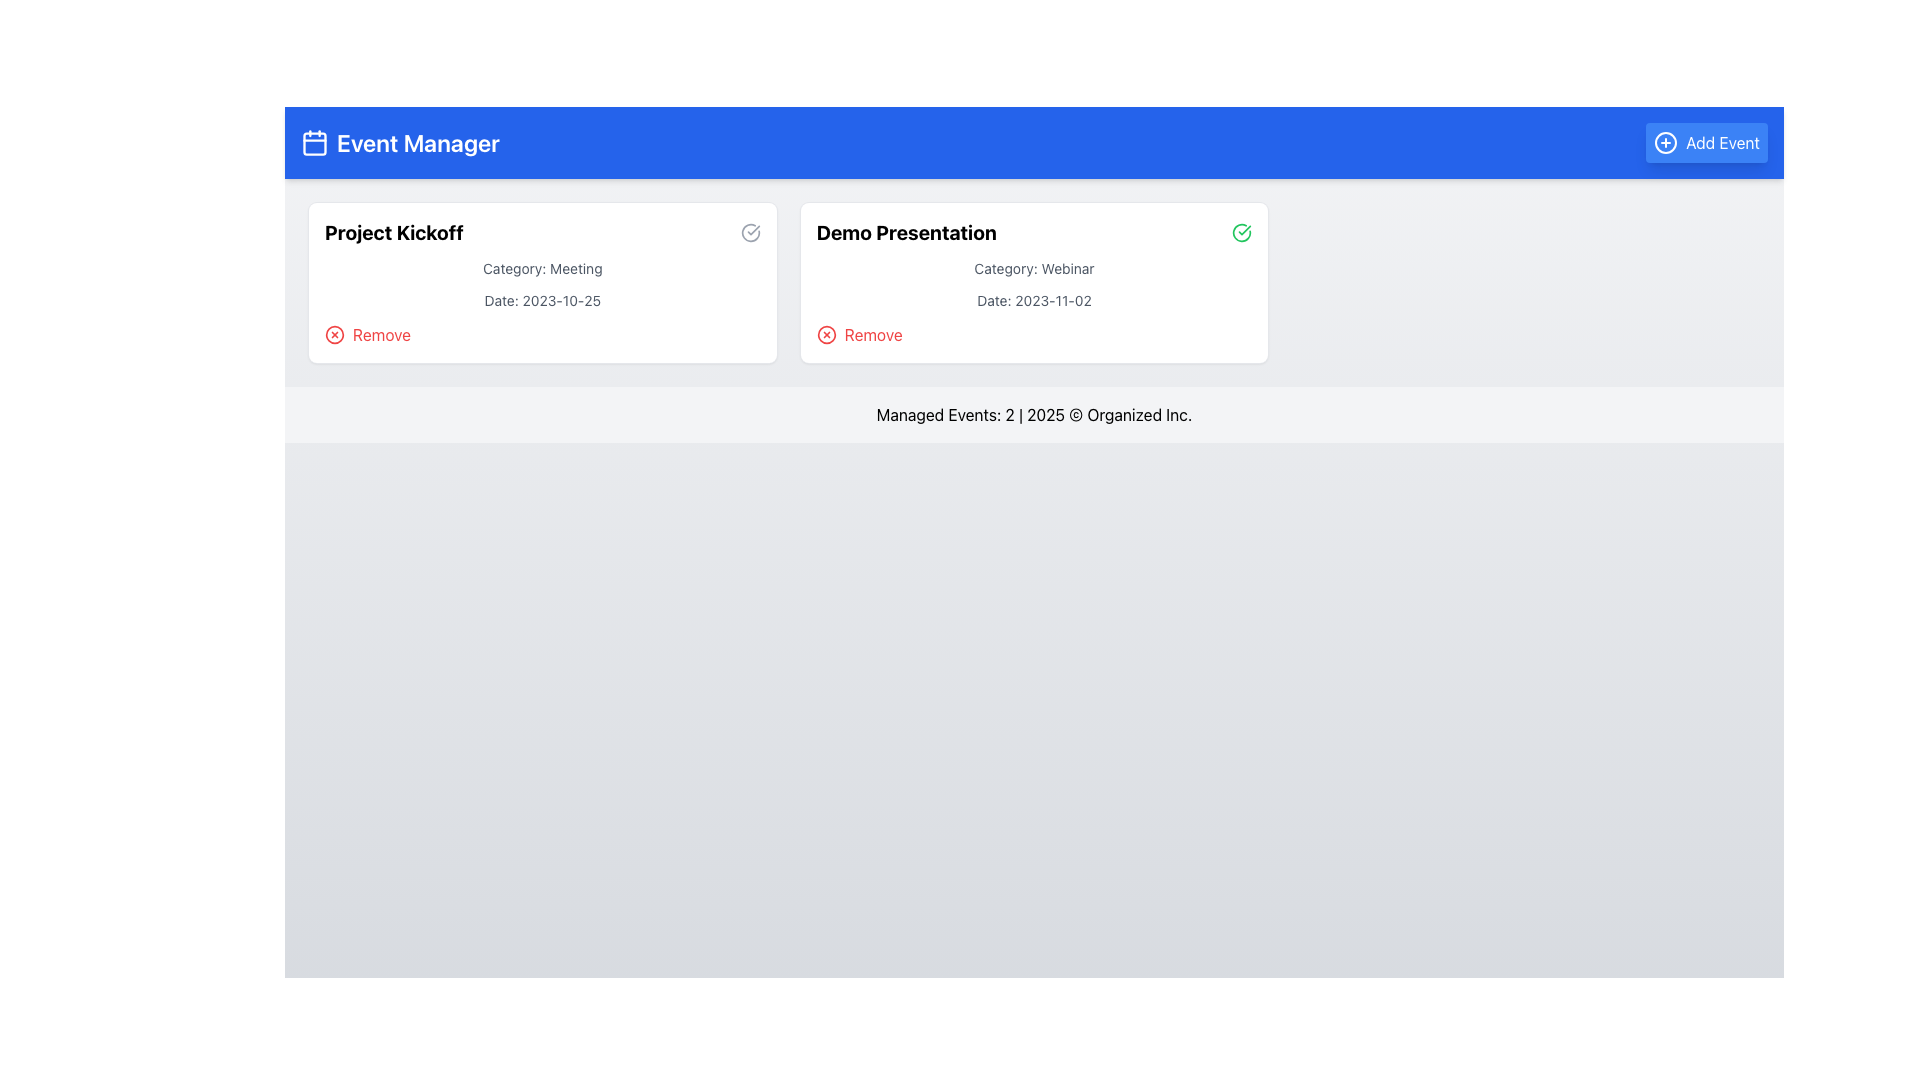  What do you see at coordinates (826, 334) in the screenshot?
I see `the circular icon with a red border and a central cross (X) symbol located at the upper-right corner of the 'Demo Presentation' card` at bounding box center [826, 334].